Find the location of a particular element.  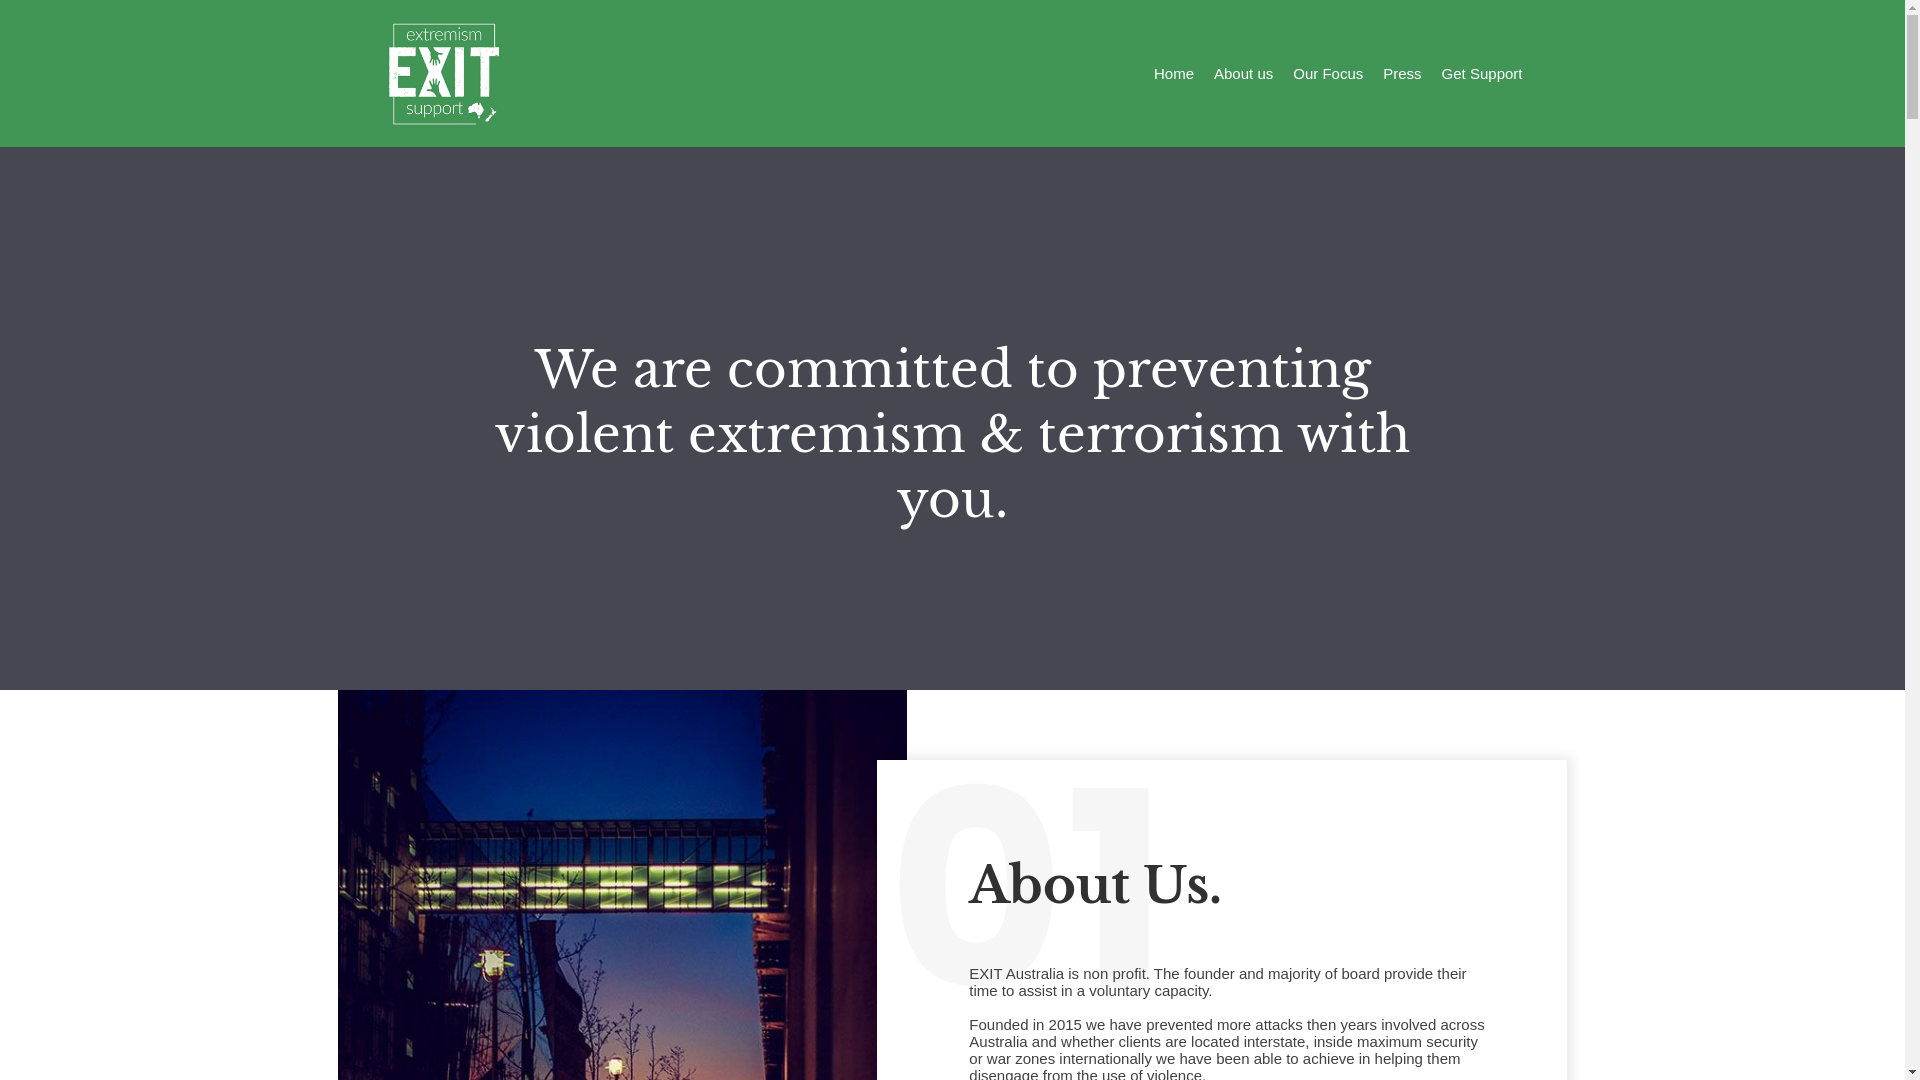

'EXIT Australia & NZ' is located at coordinates (440, 72).